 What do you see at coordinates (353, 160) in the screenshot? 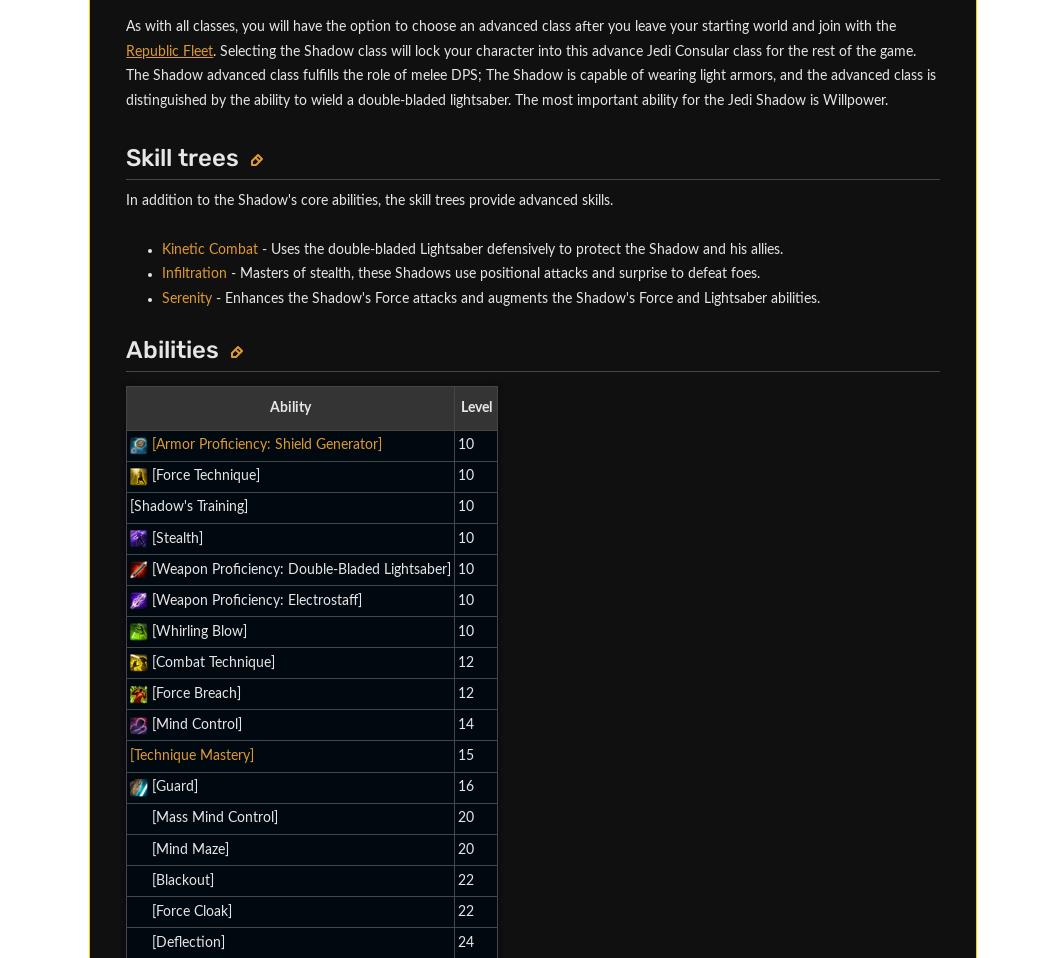
I see `'Playable species'` at bounding box center [353, 160].